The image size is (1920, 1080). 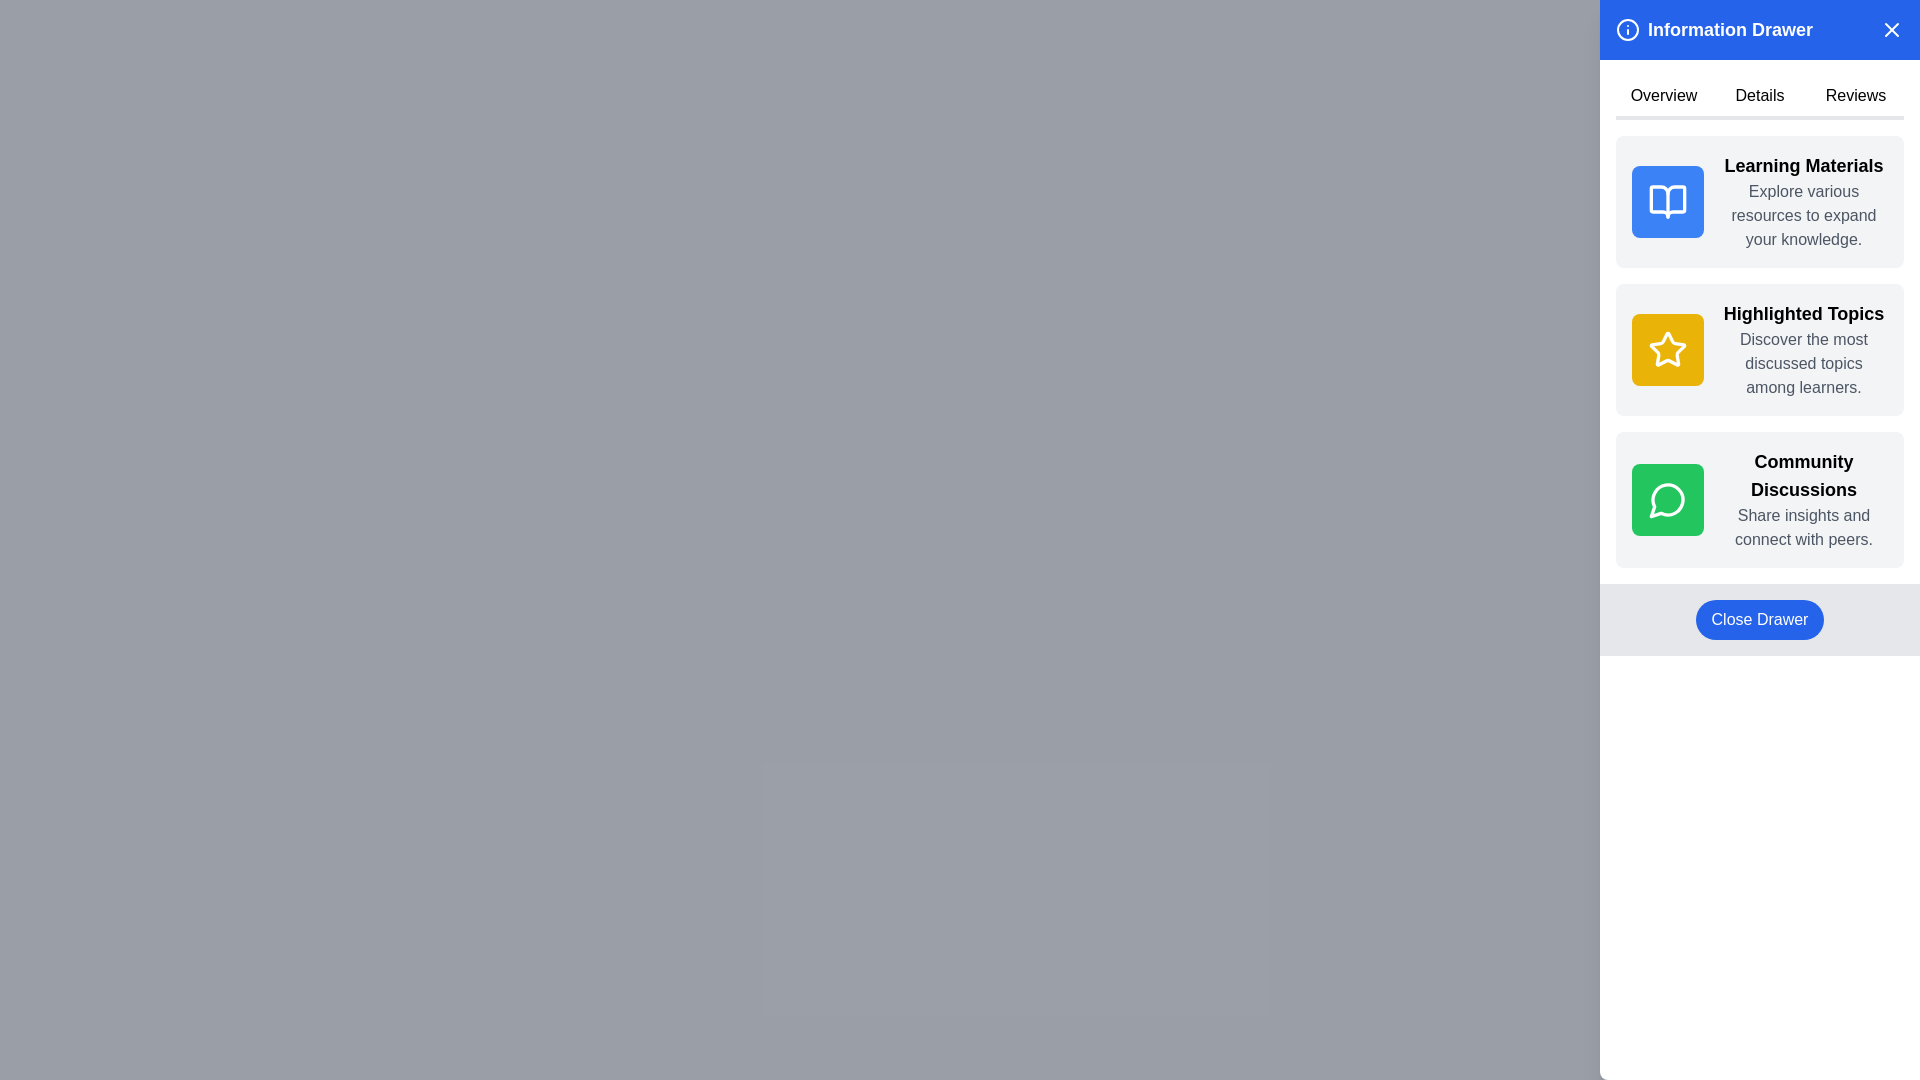 What do you see at coordinates (1855, 97) in the screenshot?
I see `the 'Reviews' tab in the navigation bar` at bounding box center [1855, 97].